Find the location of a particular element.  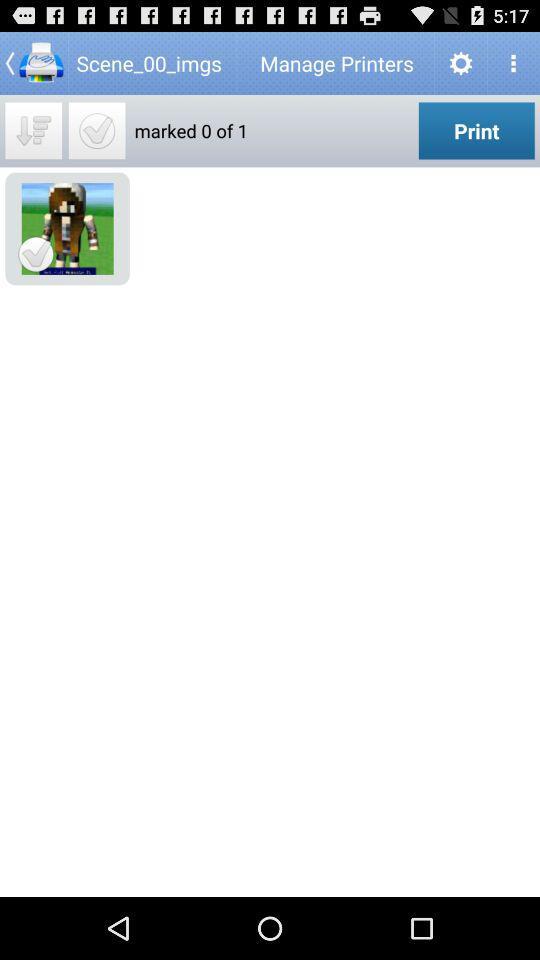

image is located at coordinates (96, 129).